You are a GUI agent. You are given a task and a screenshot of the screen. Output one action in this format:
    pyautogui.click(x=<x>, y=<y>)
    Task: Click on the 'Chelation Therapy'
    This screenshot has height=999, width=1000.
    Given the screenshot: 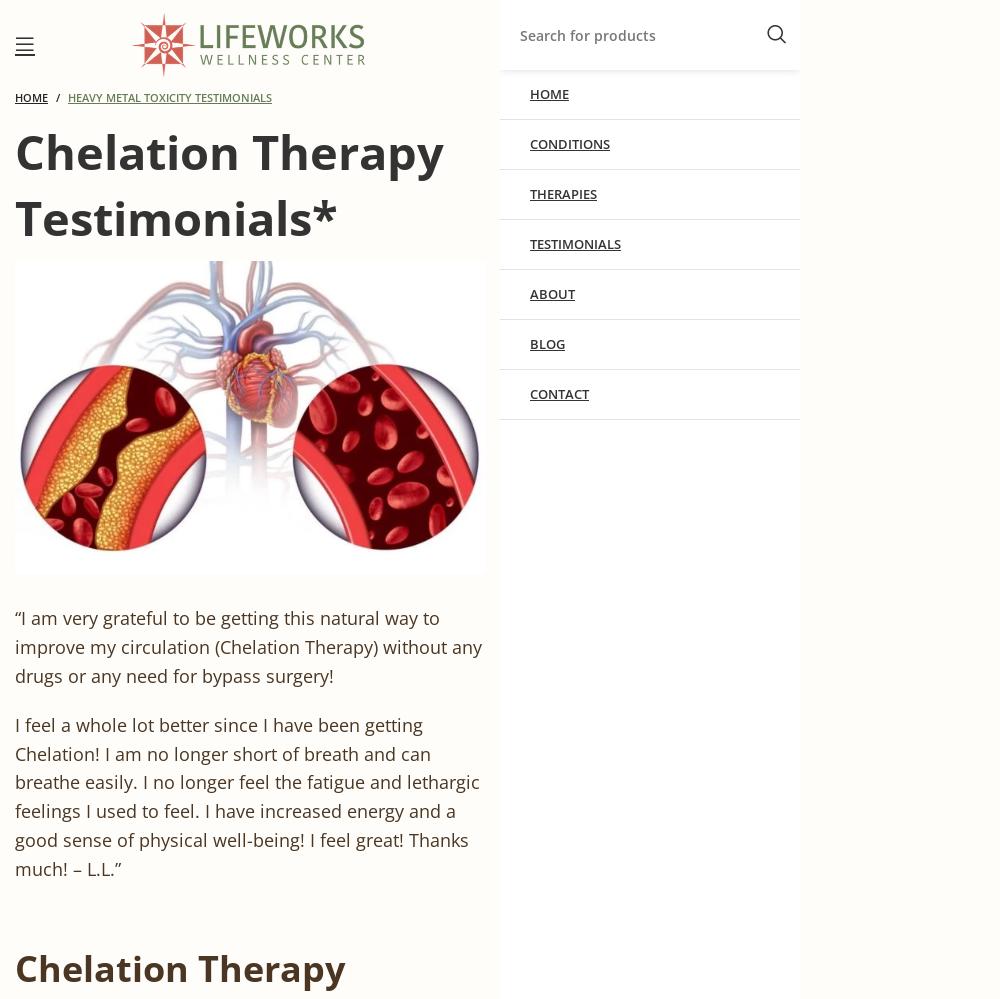 What is the action you would take?
    pyautogui.click(x=15, y=966)
    